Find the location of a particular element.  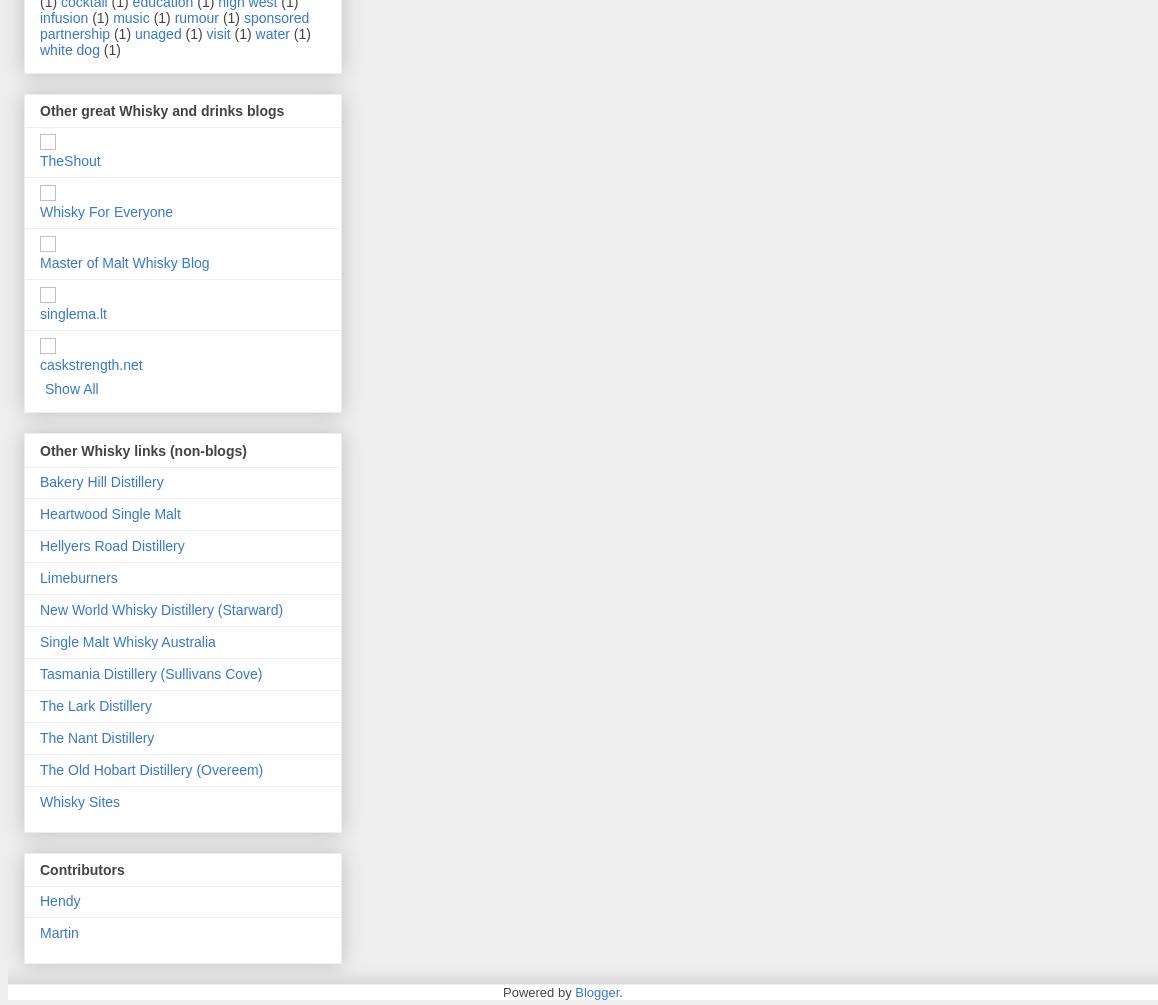

'sponsored partnership' is located at coordinates (173, 26).